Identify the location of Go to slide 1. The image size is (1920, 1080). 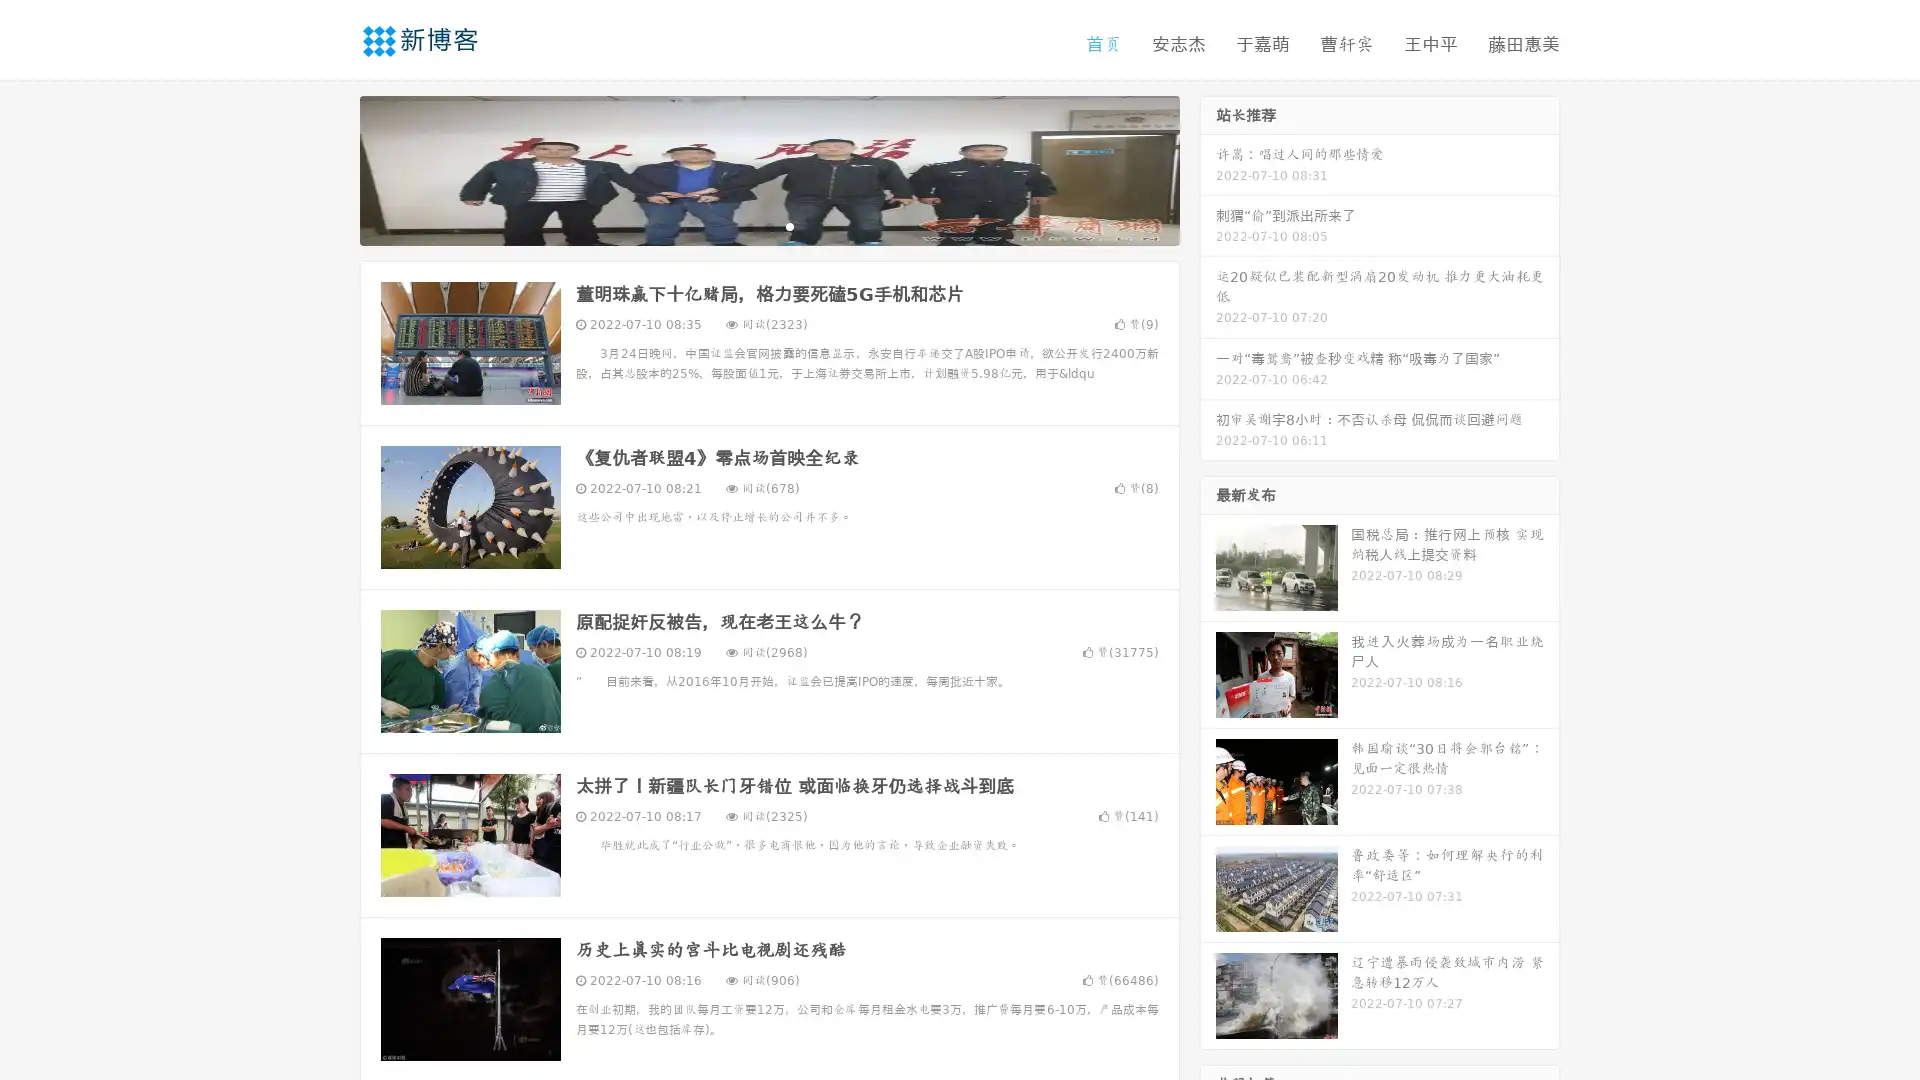
(748, 225).